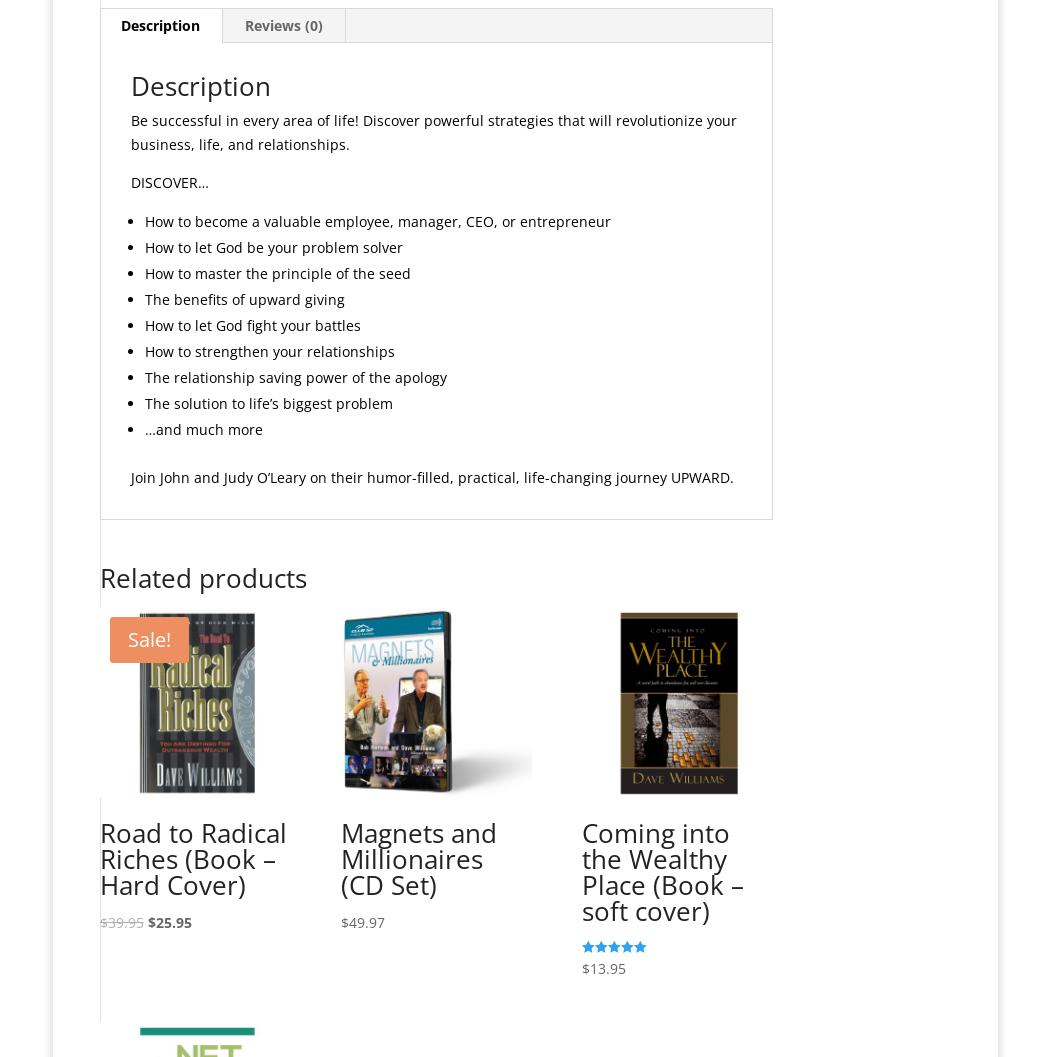 This screenshot has height=1057, width=1050. I want to click on 'Sale!', so click(147, 639).